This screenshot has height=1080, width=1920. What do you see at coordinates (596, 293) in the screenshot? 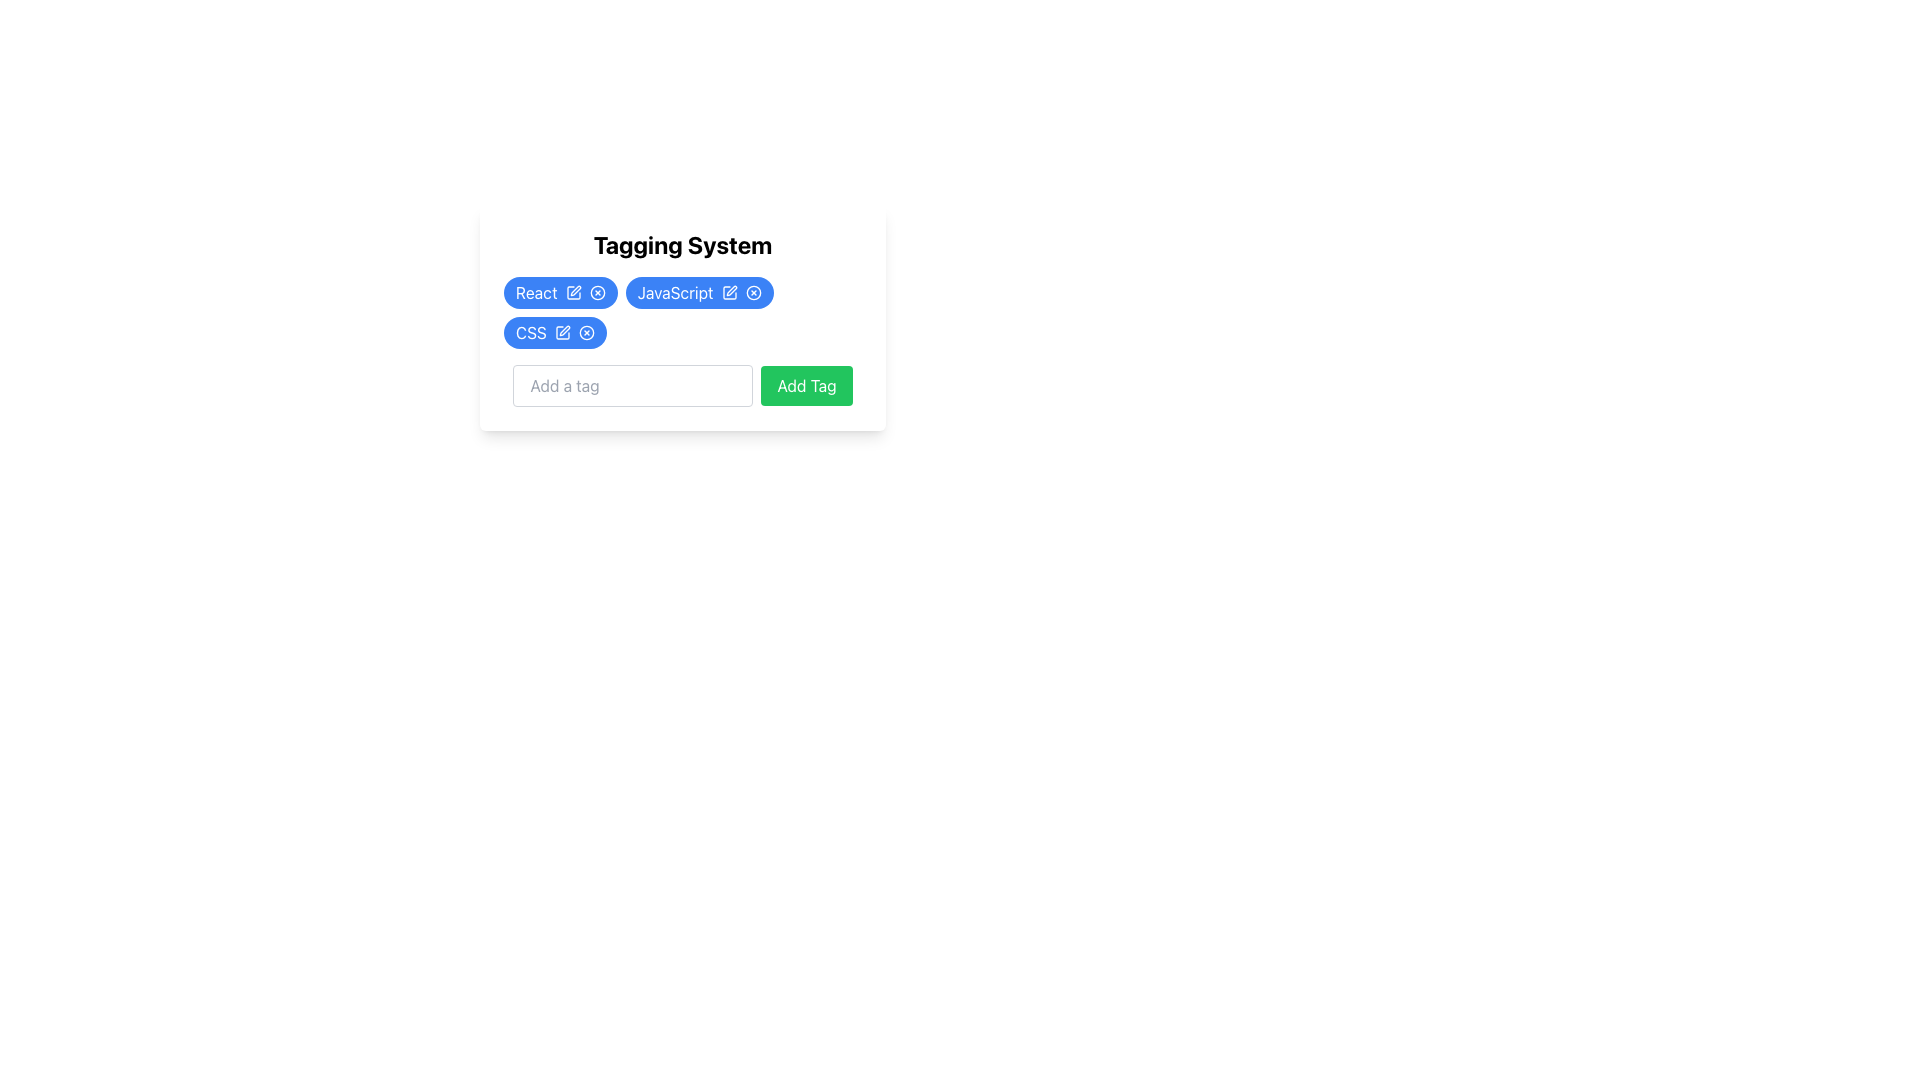
I see `the circular icon button with a cross inside, which is located to the right of the 'React' tag` at bounding box center [596, 293].